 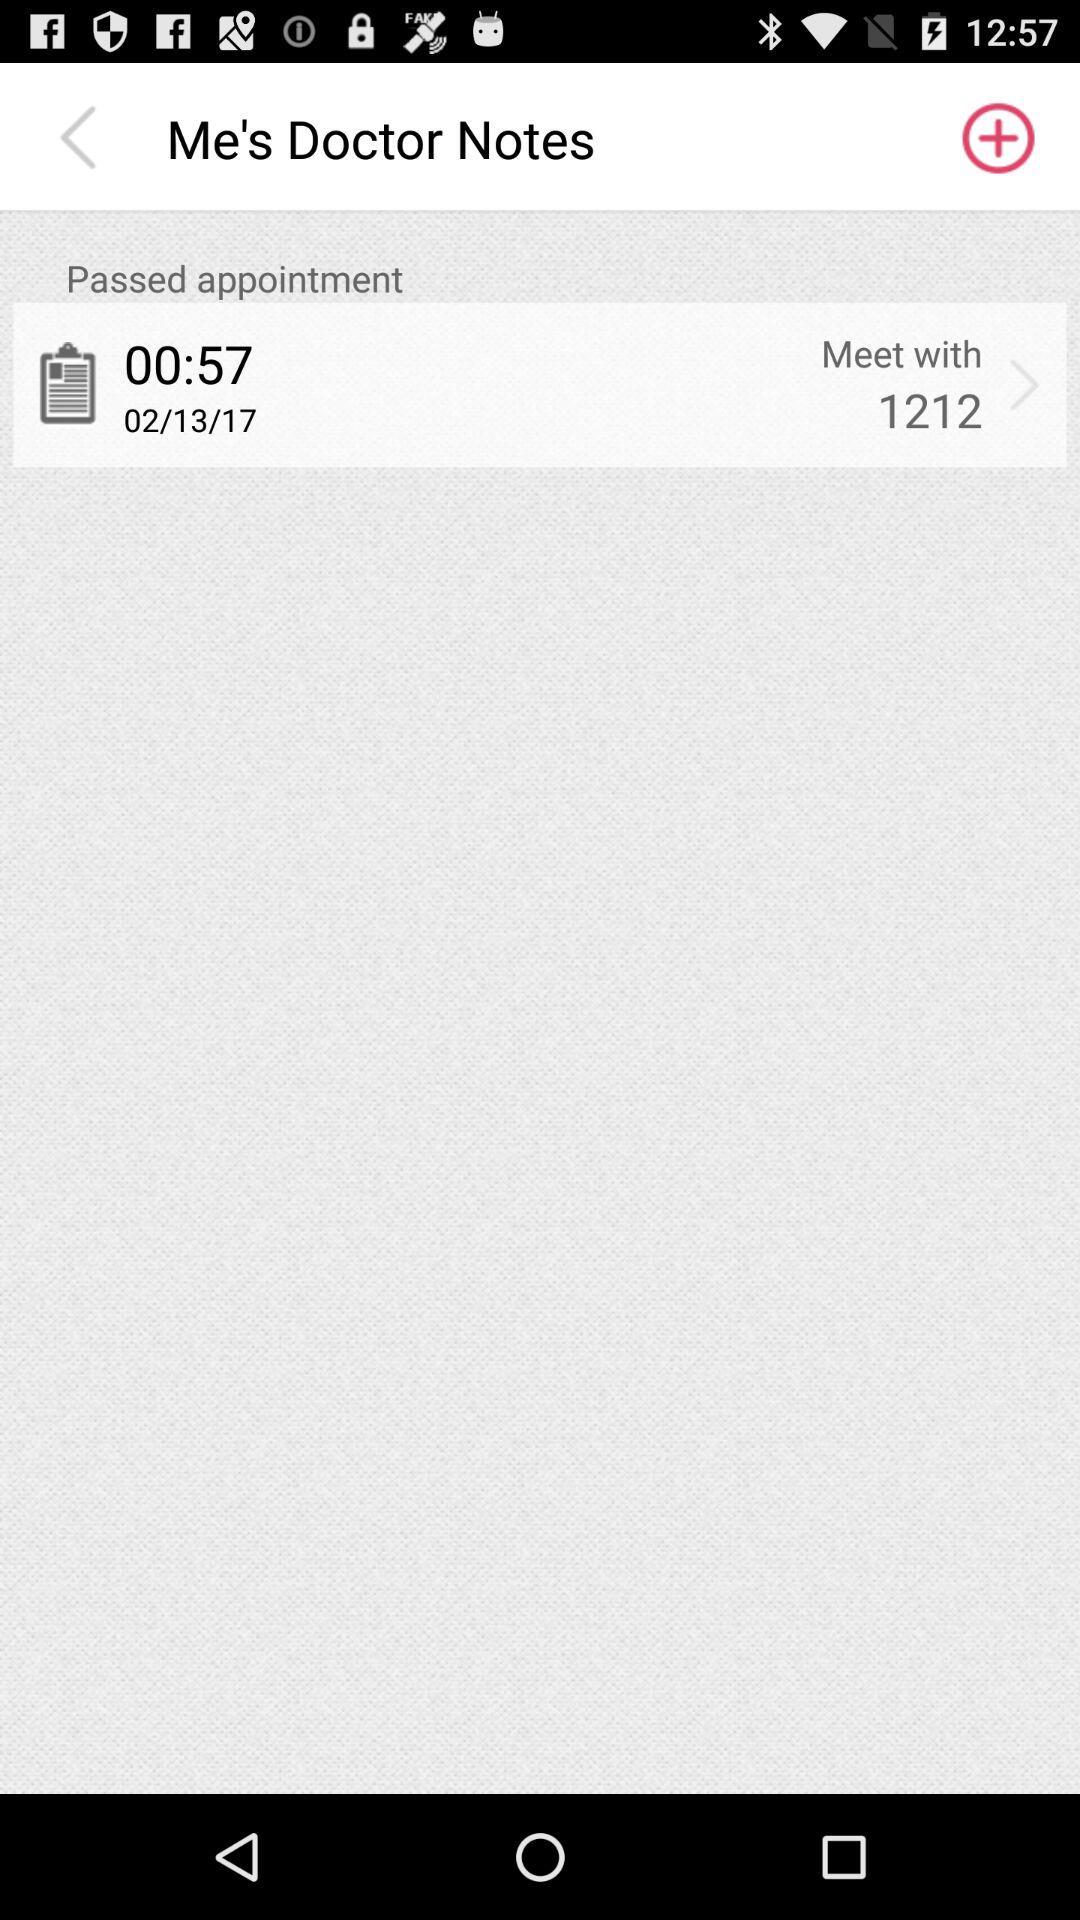 What do you see at coordinates (566, 277) in the screenshot?
I see `the passed appointment app` at bounding box center [566, 277].